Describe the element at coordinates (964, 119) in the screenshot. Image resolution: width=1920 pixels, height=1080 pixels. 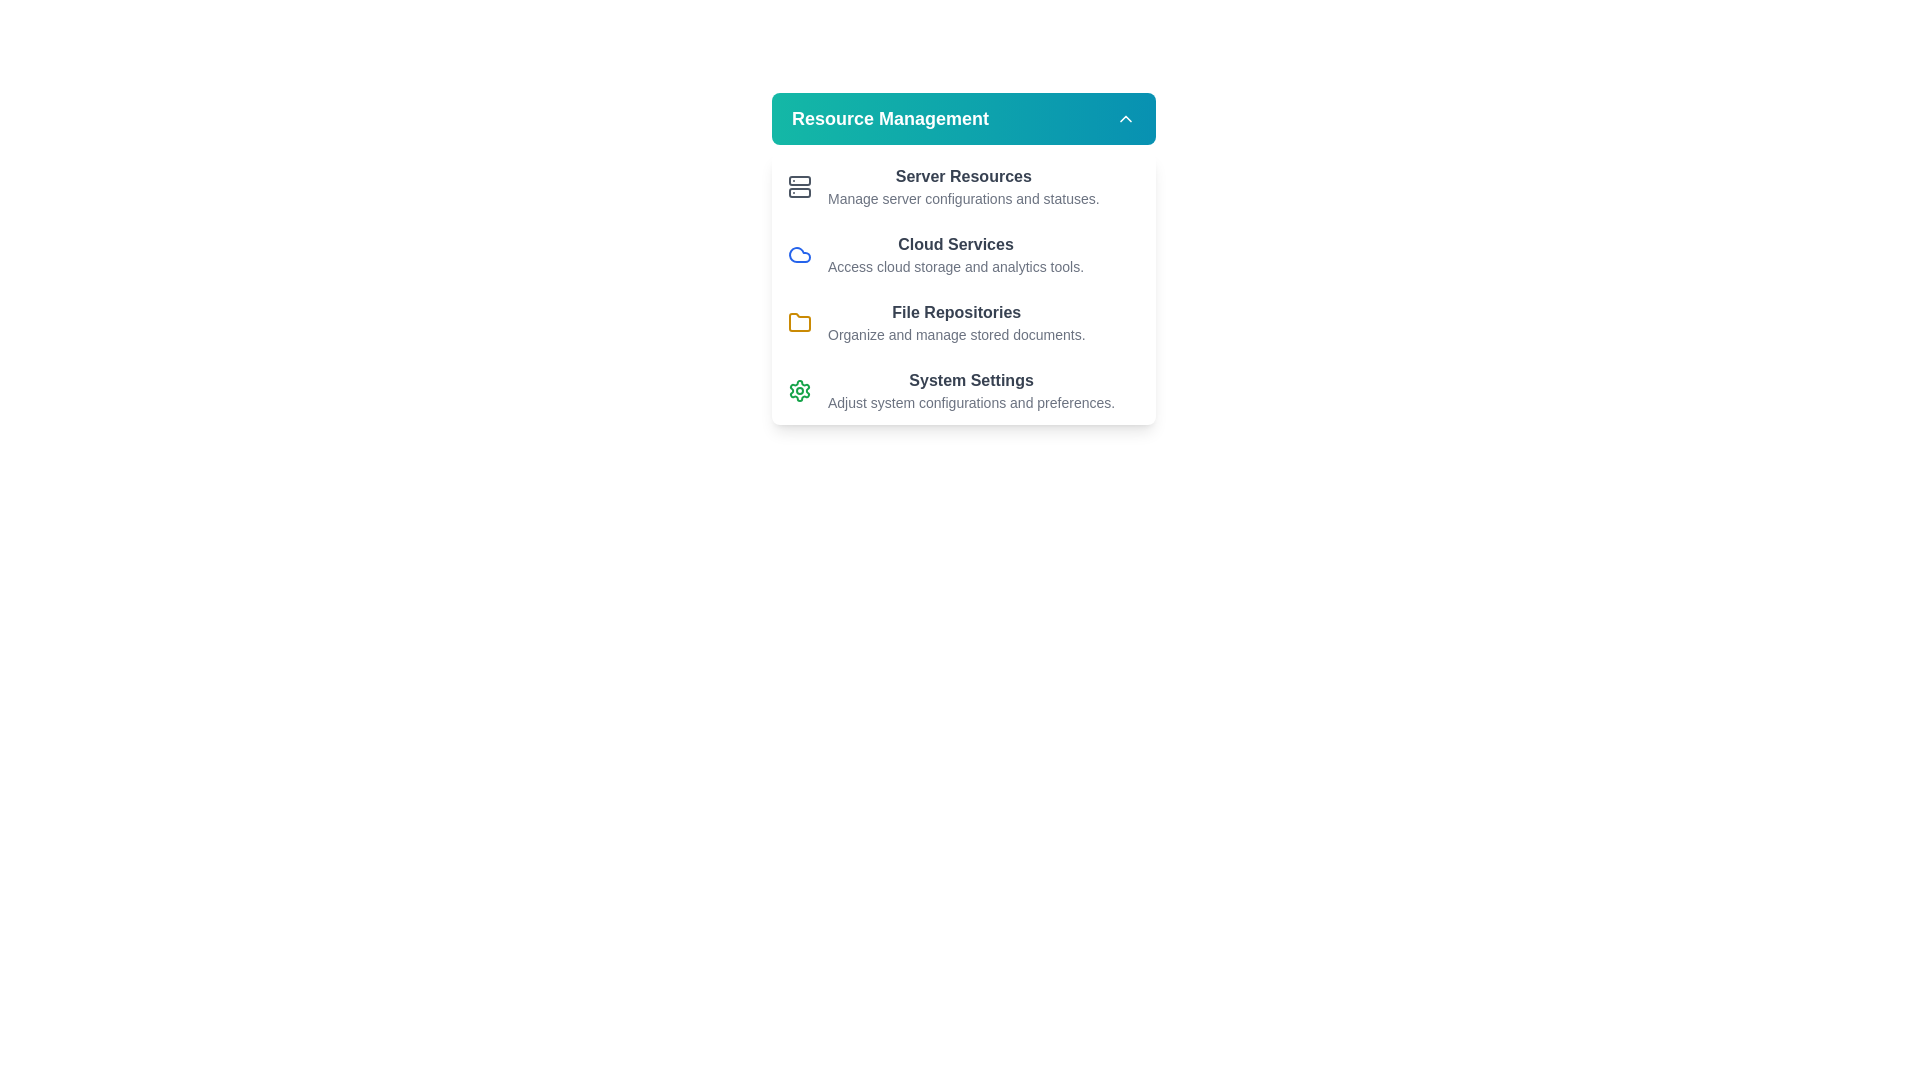
I see `the Dropdown header located at the top of the dropdown menu structure, which serves as a toggle to expand or collapse the menu` at that location.